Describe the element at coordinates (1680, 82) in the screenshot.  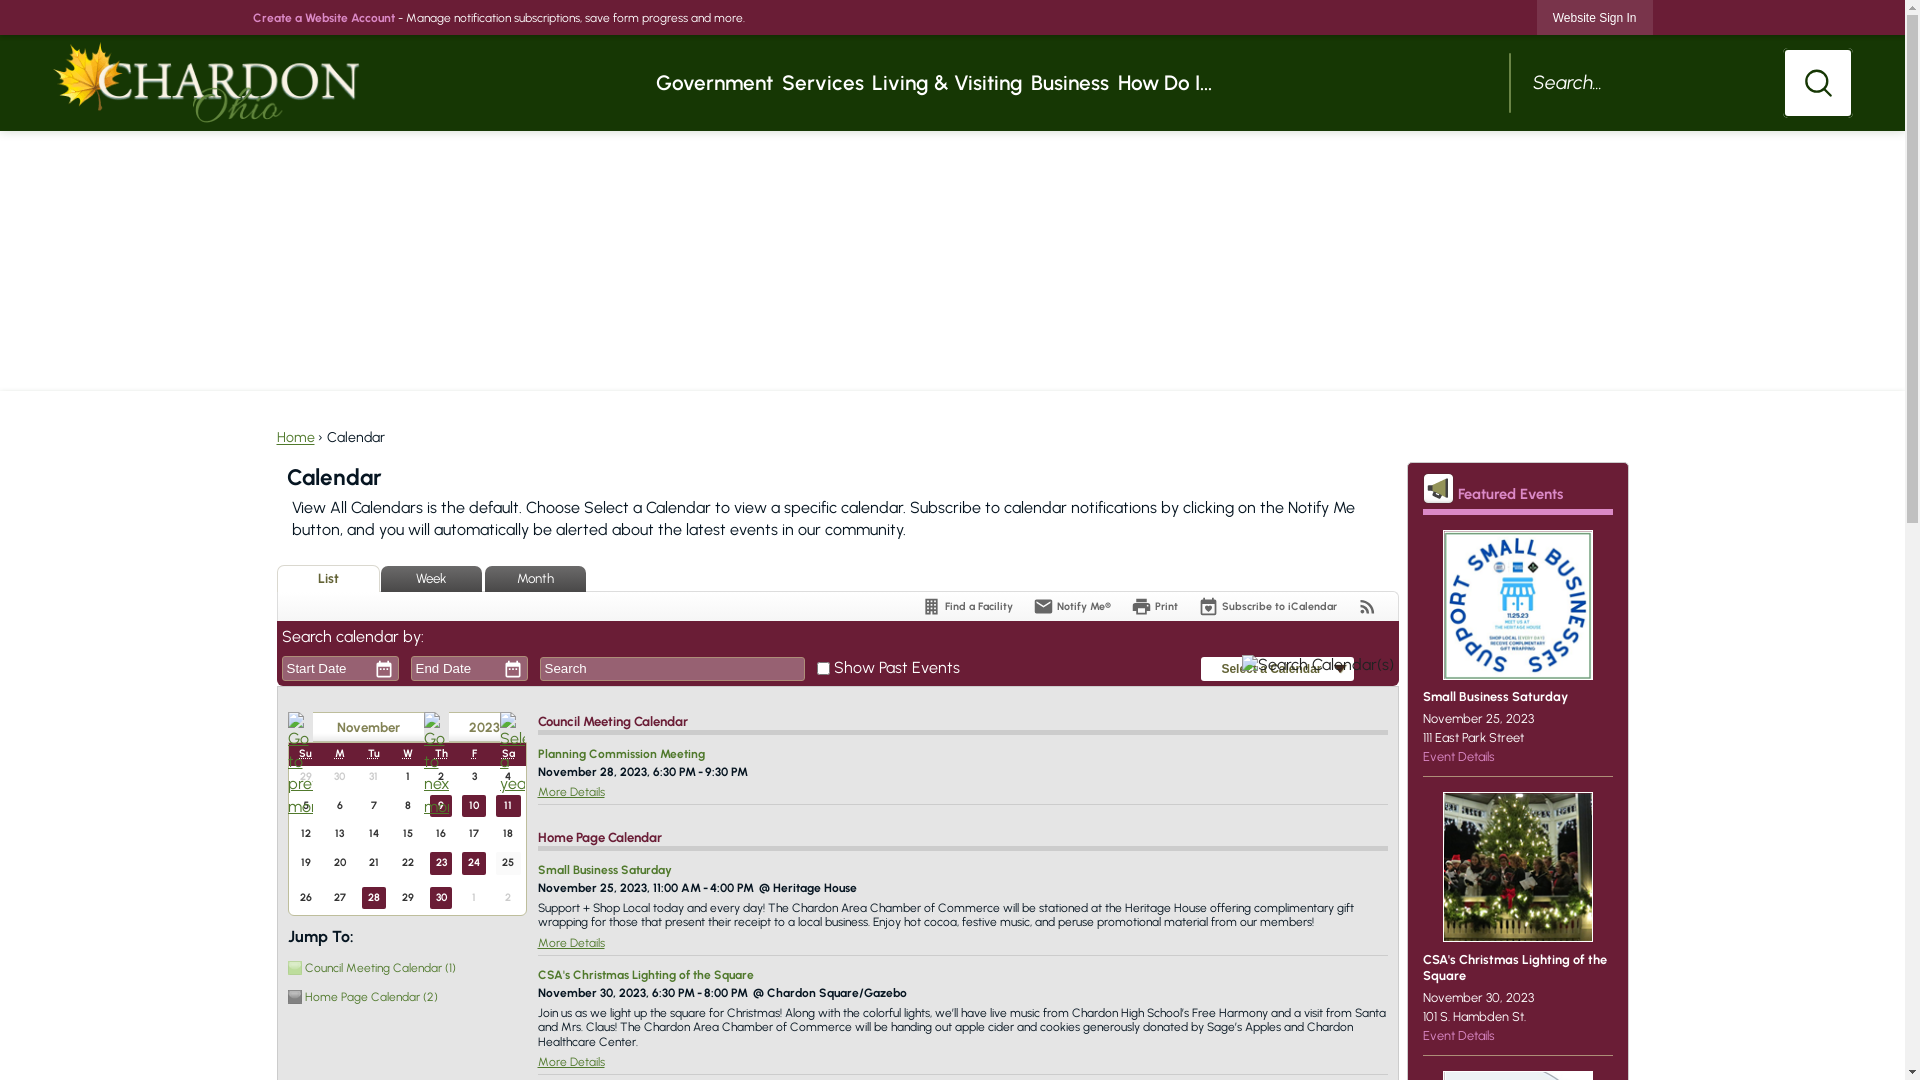
I see `'Search...'` at that location.